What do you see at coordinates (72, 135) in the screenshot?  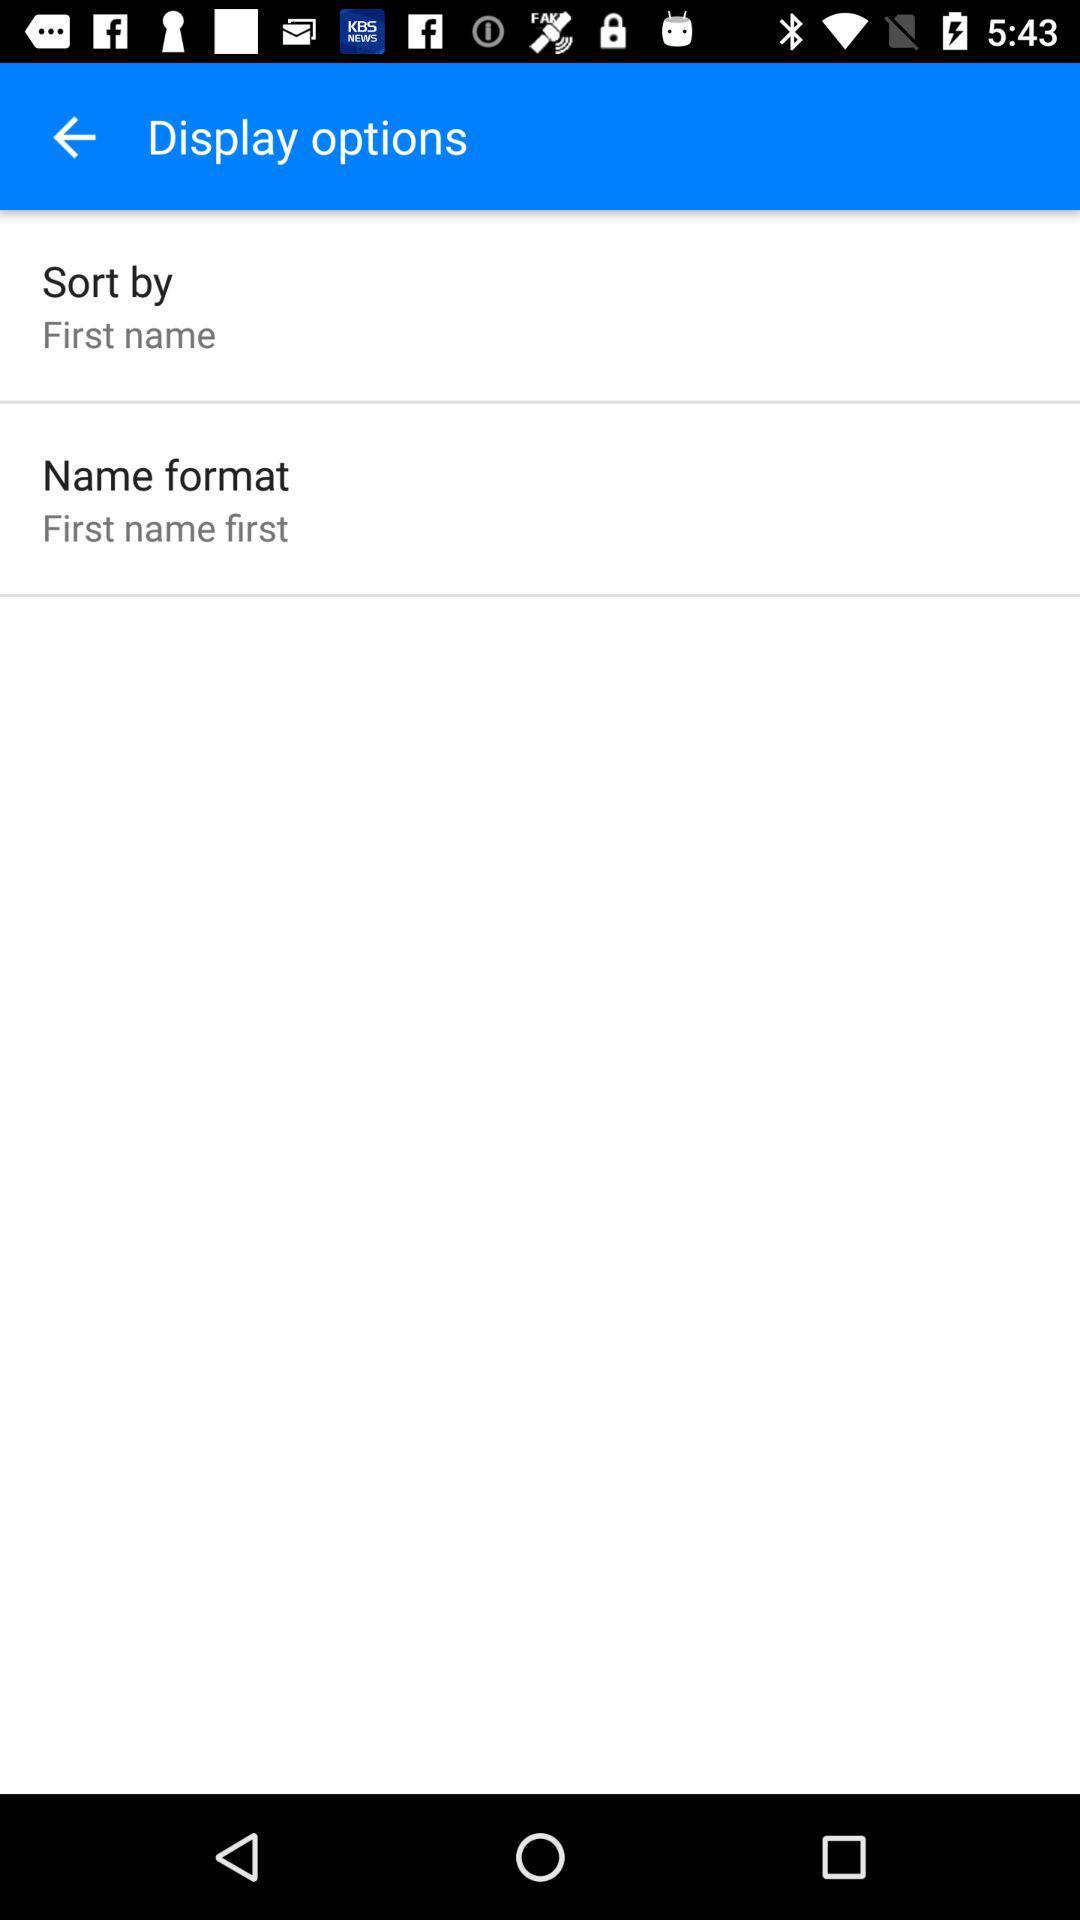 I see `icon next to display options item` at bounding box center [72, 135].